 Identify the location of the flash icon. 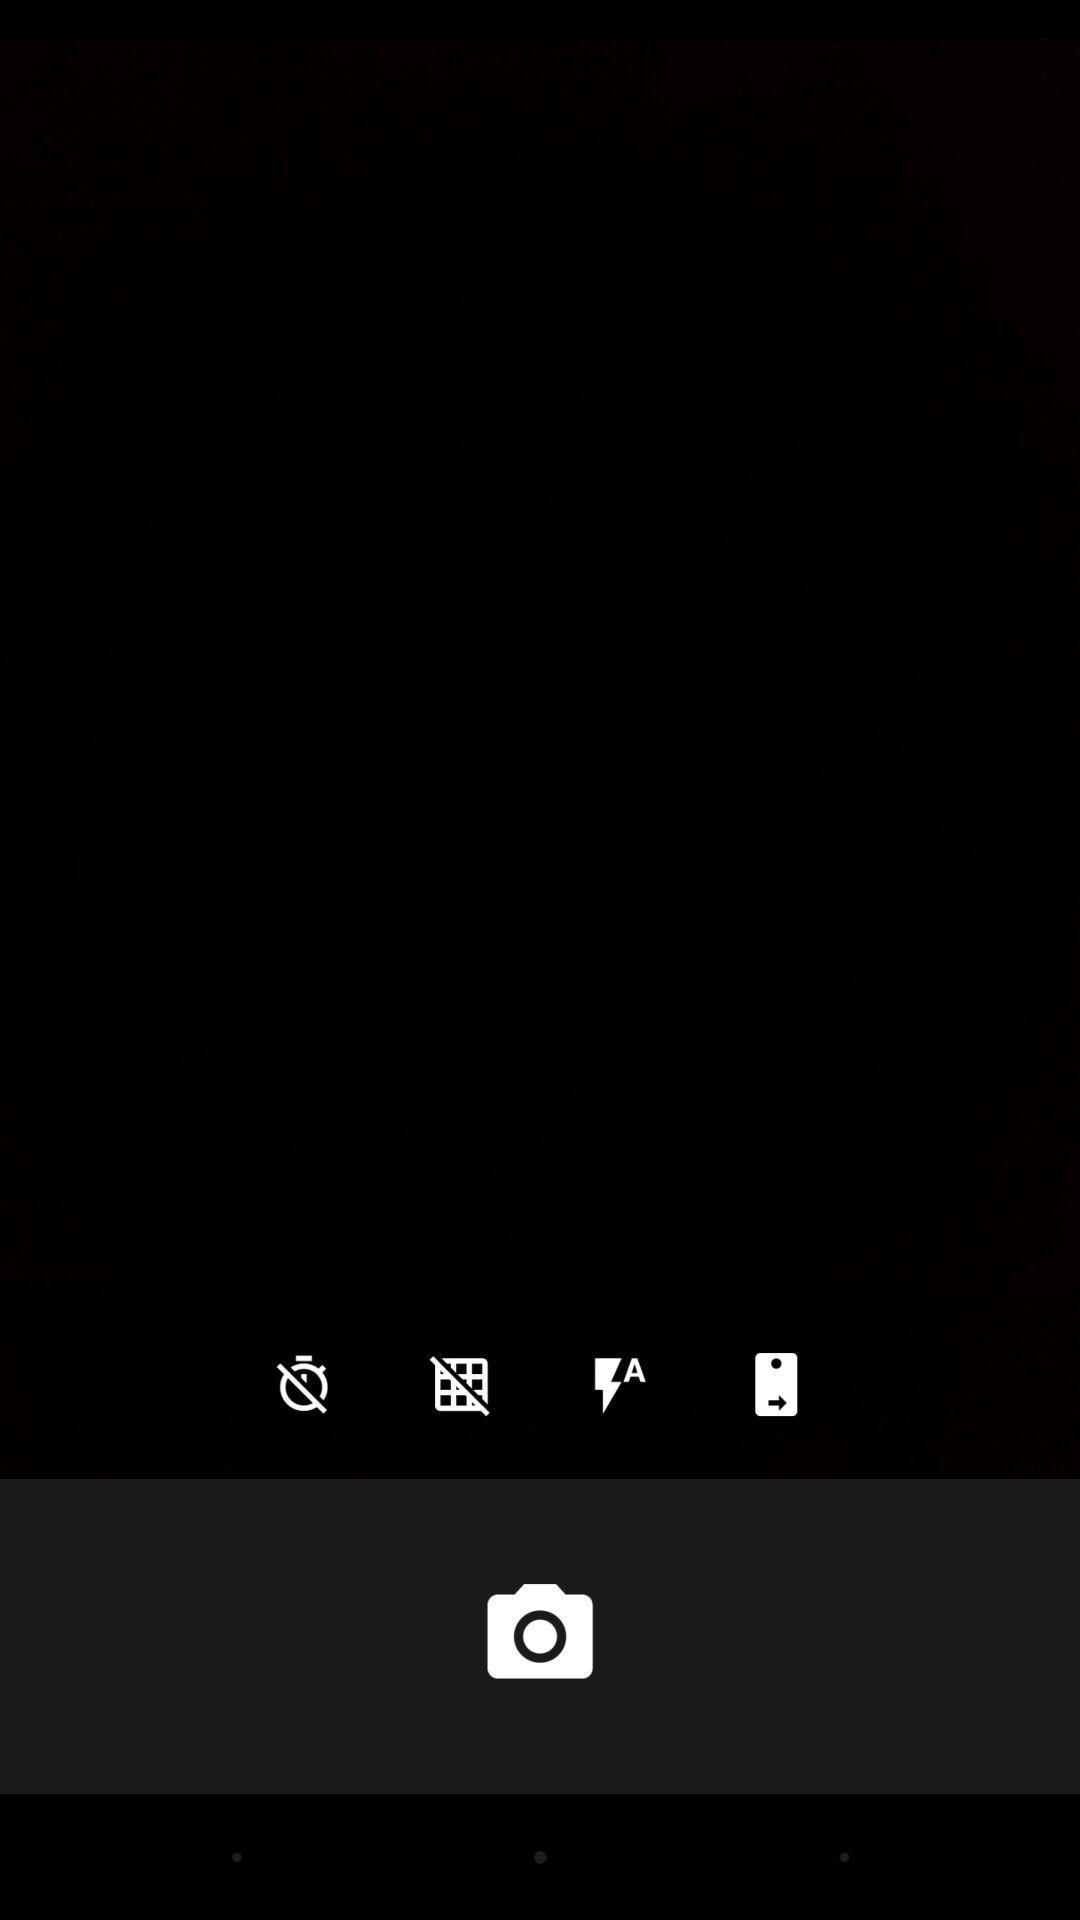
(617, 1383).